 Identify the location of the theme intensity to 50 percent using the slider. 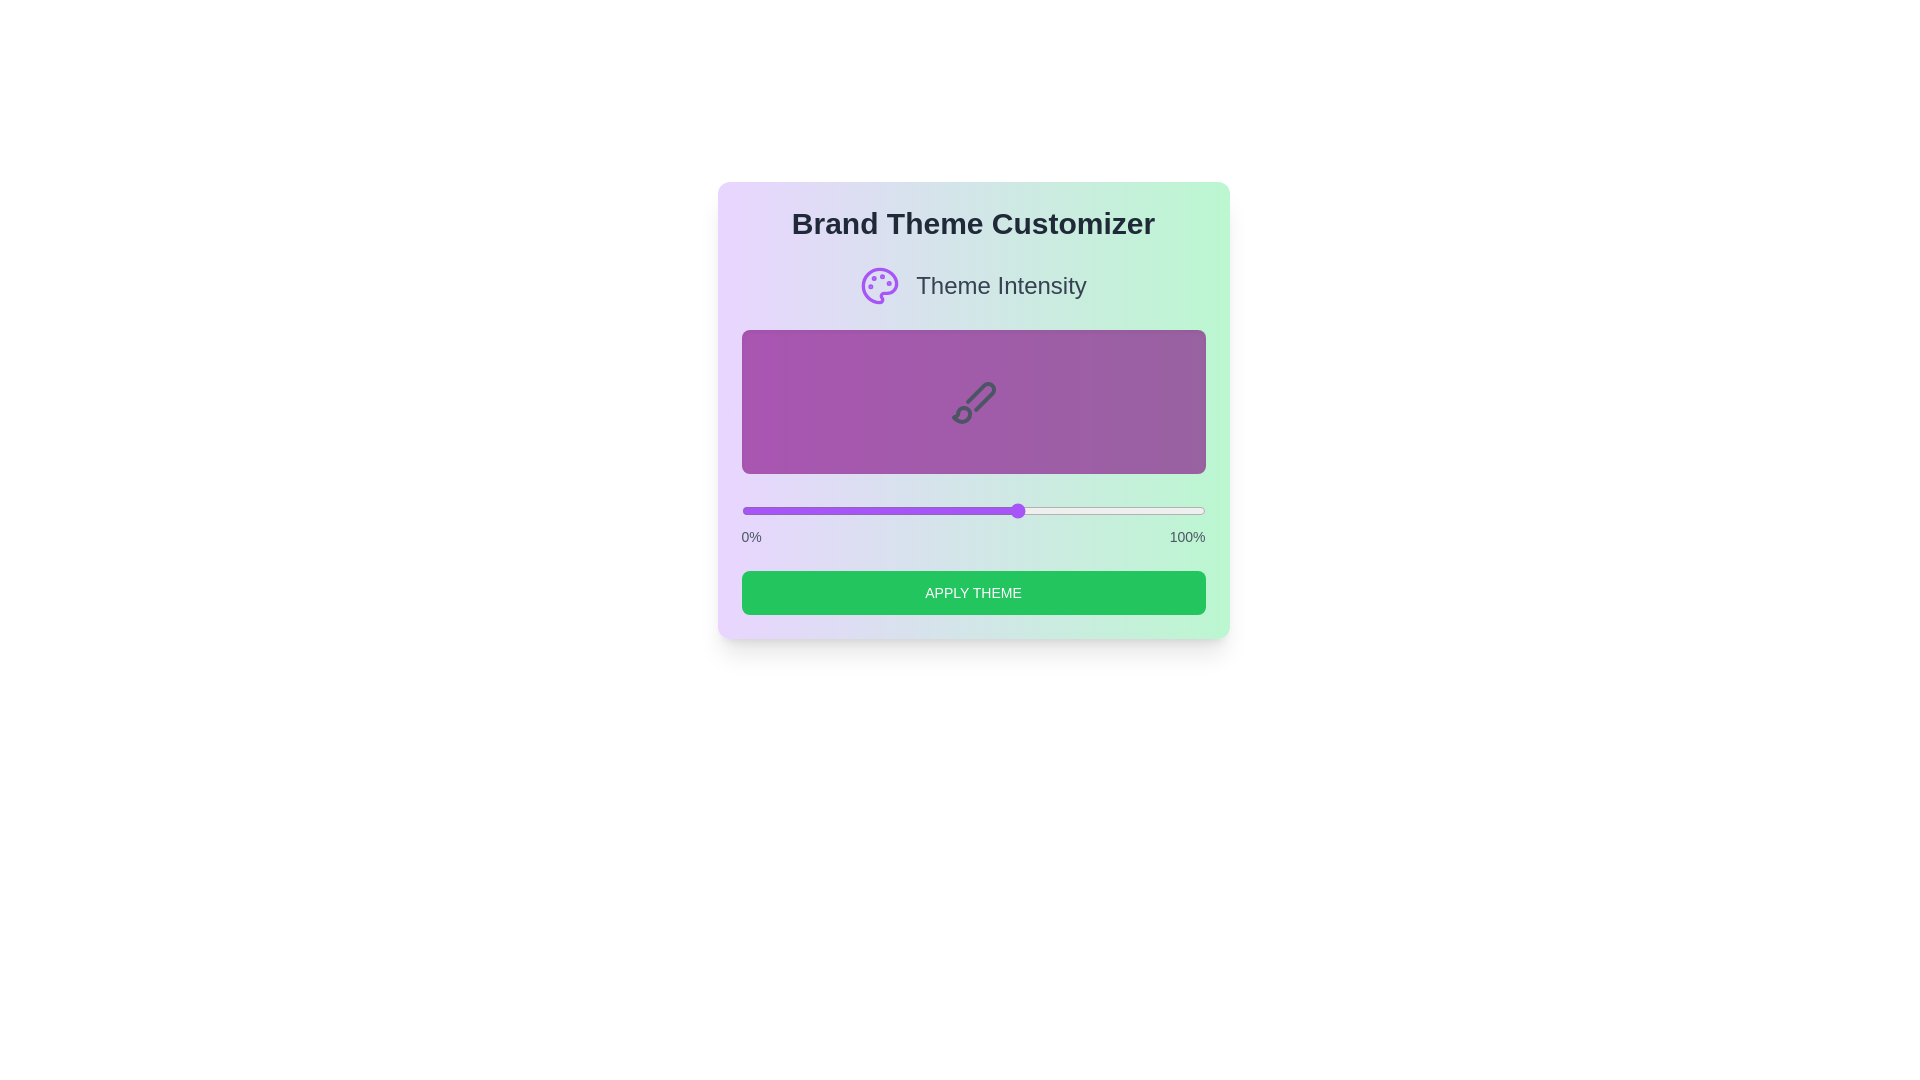
(973, 509).